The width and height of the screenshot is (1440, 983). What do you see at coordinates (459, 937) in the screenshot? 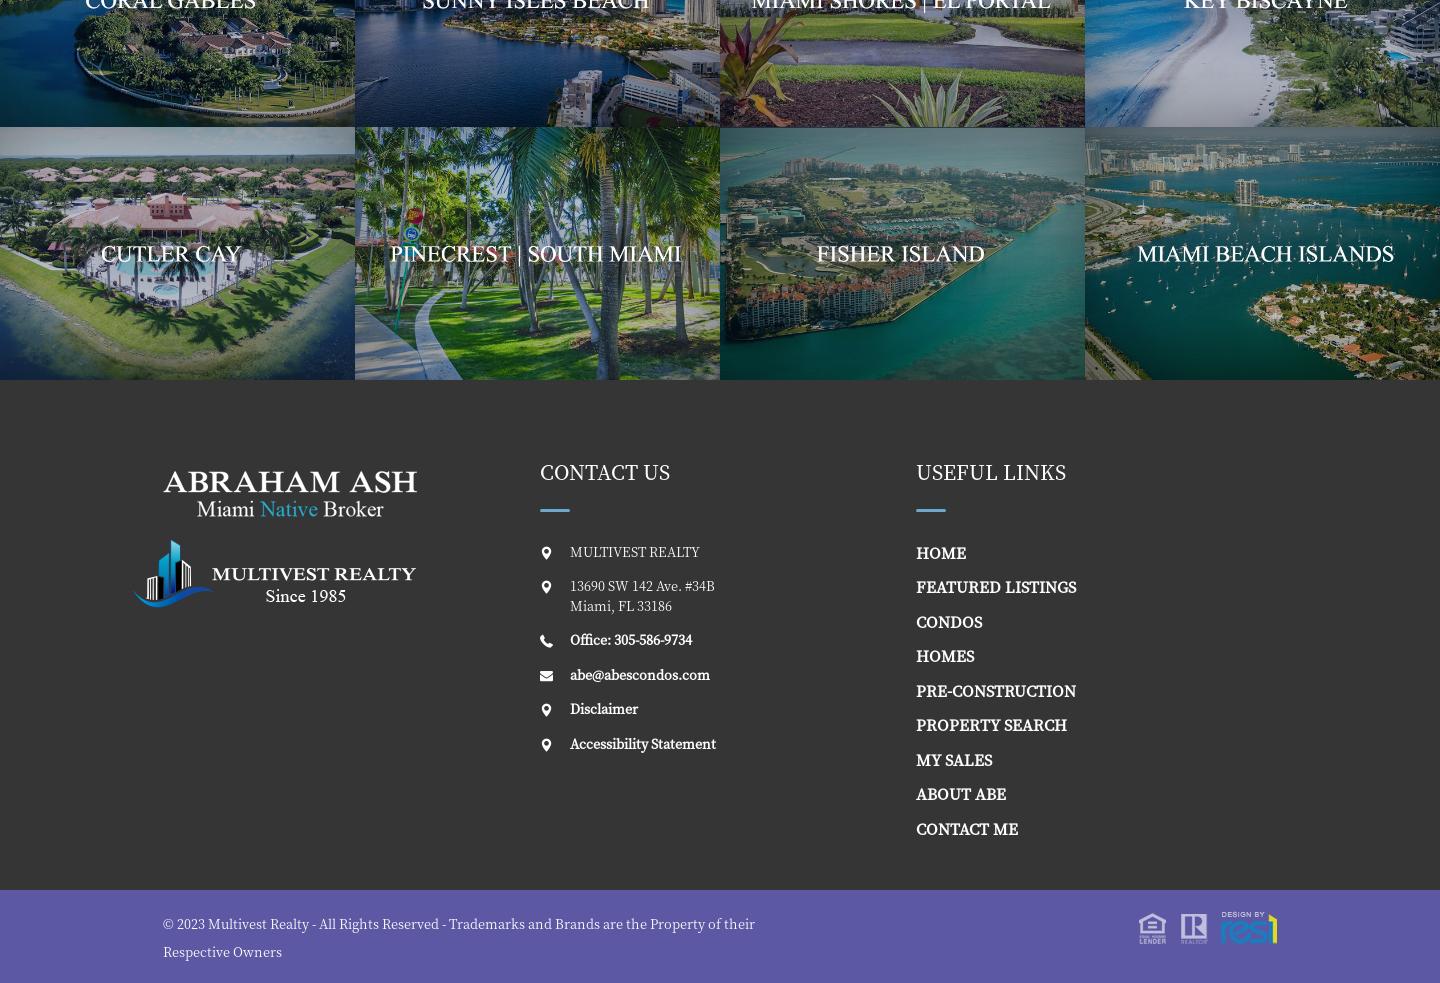
I see `'© 2023 Multivest Realty - All Rights Reserved - Trademarks and Brands are the Property of their Respective Owners'` at bounding box center [459, 937].